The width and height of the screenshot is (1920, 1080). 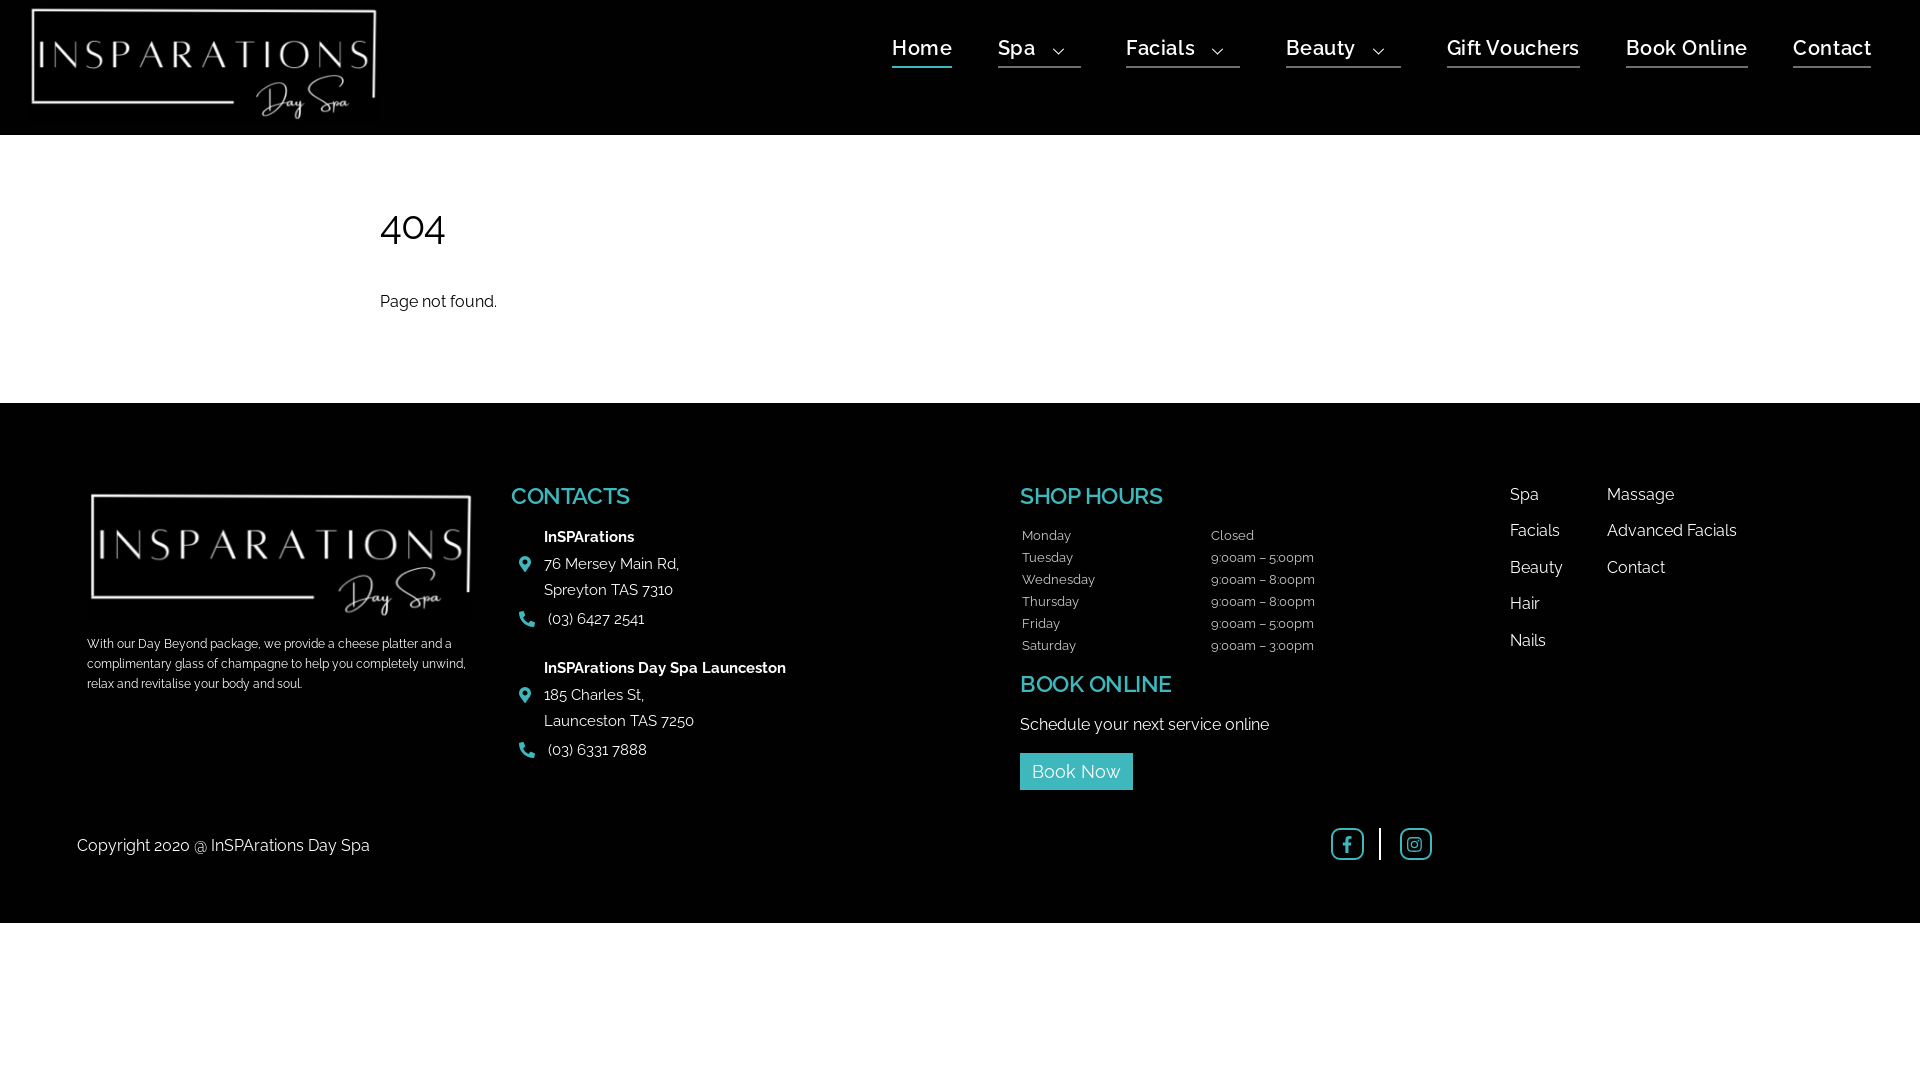 What do you see at coordinates (1182, 50) in the screenshot?
I see `'Facials'` at bounding box center [1182, 50].